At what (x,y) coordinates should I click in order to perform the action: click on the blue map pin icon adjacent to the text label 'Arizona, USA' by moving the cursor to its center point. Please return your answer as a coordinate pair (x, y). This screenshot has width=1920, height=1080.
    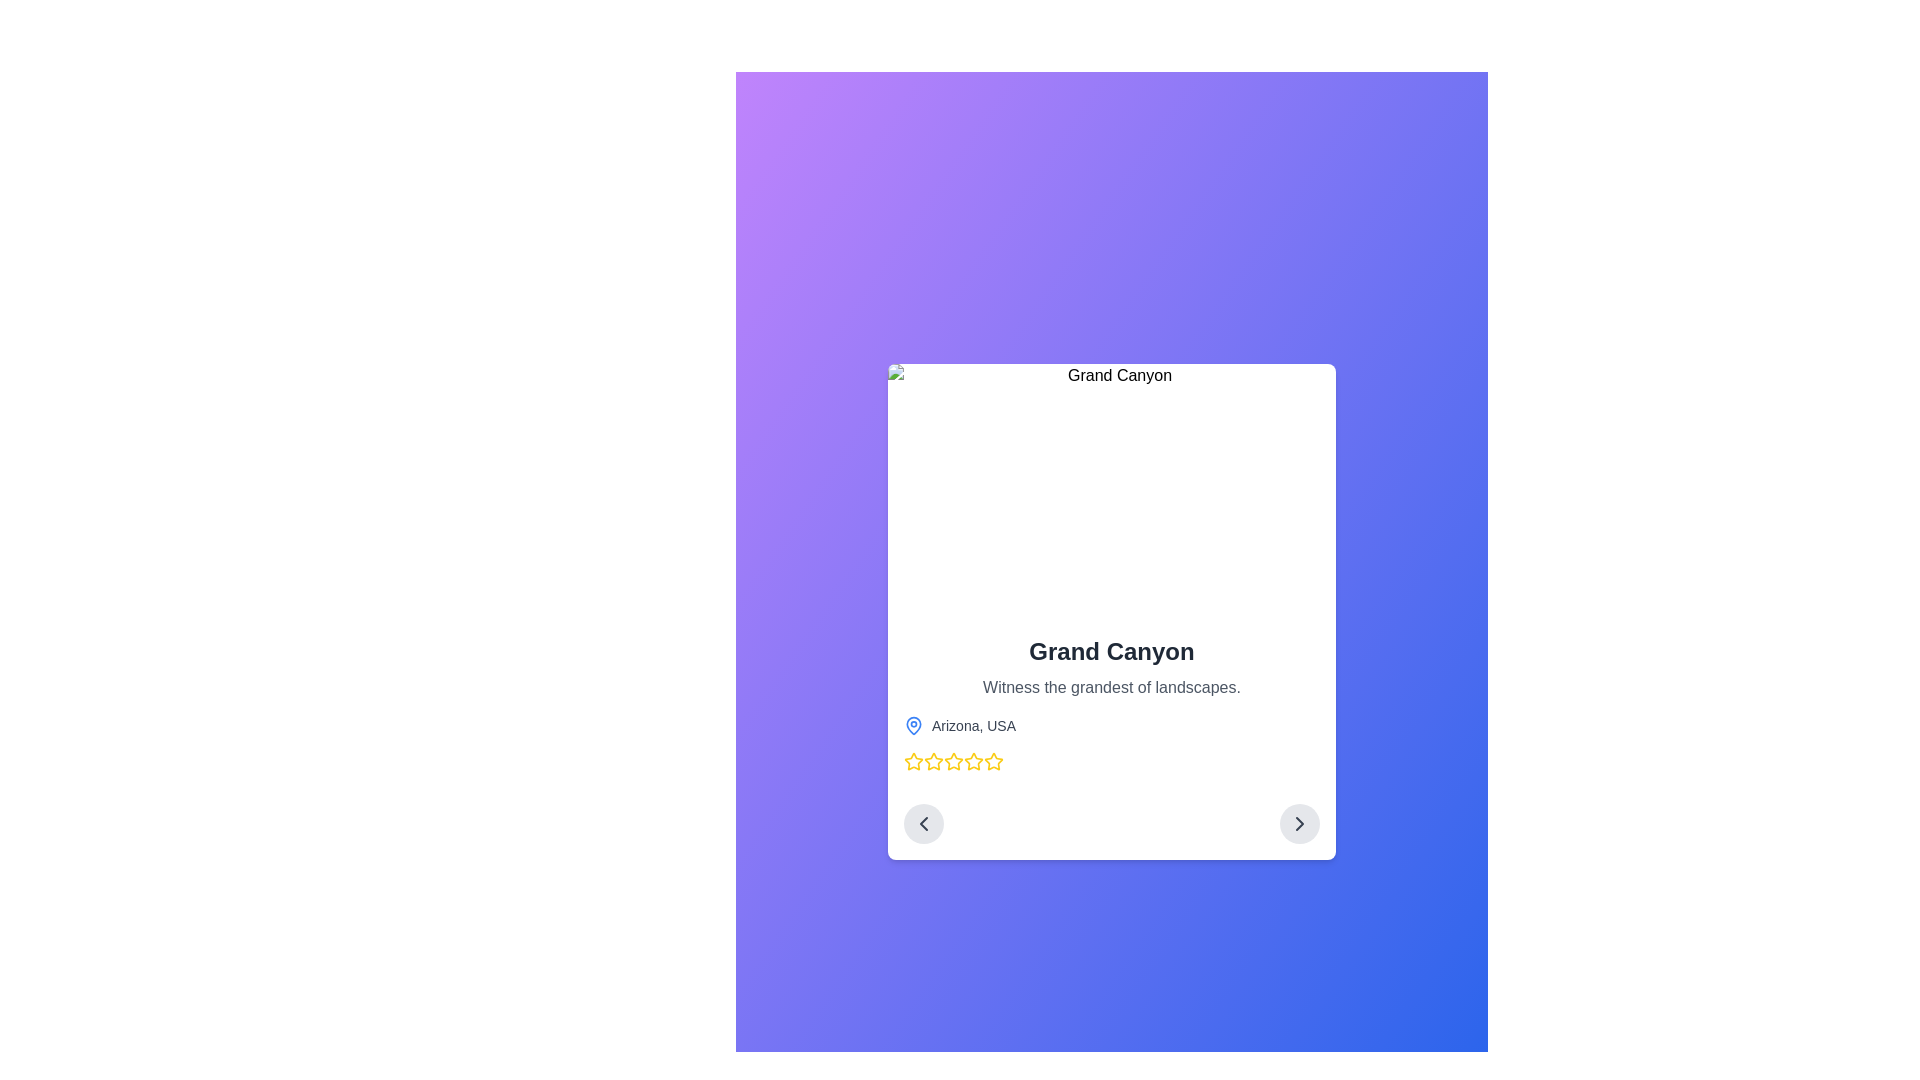
    Looking at the image, I should click on (912, 725).